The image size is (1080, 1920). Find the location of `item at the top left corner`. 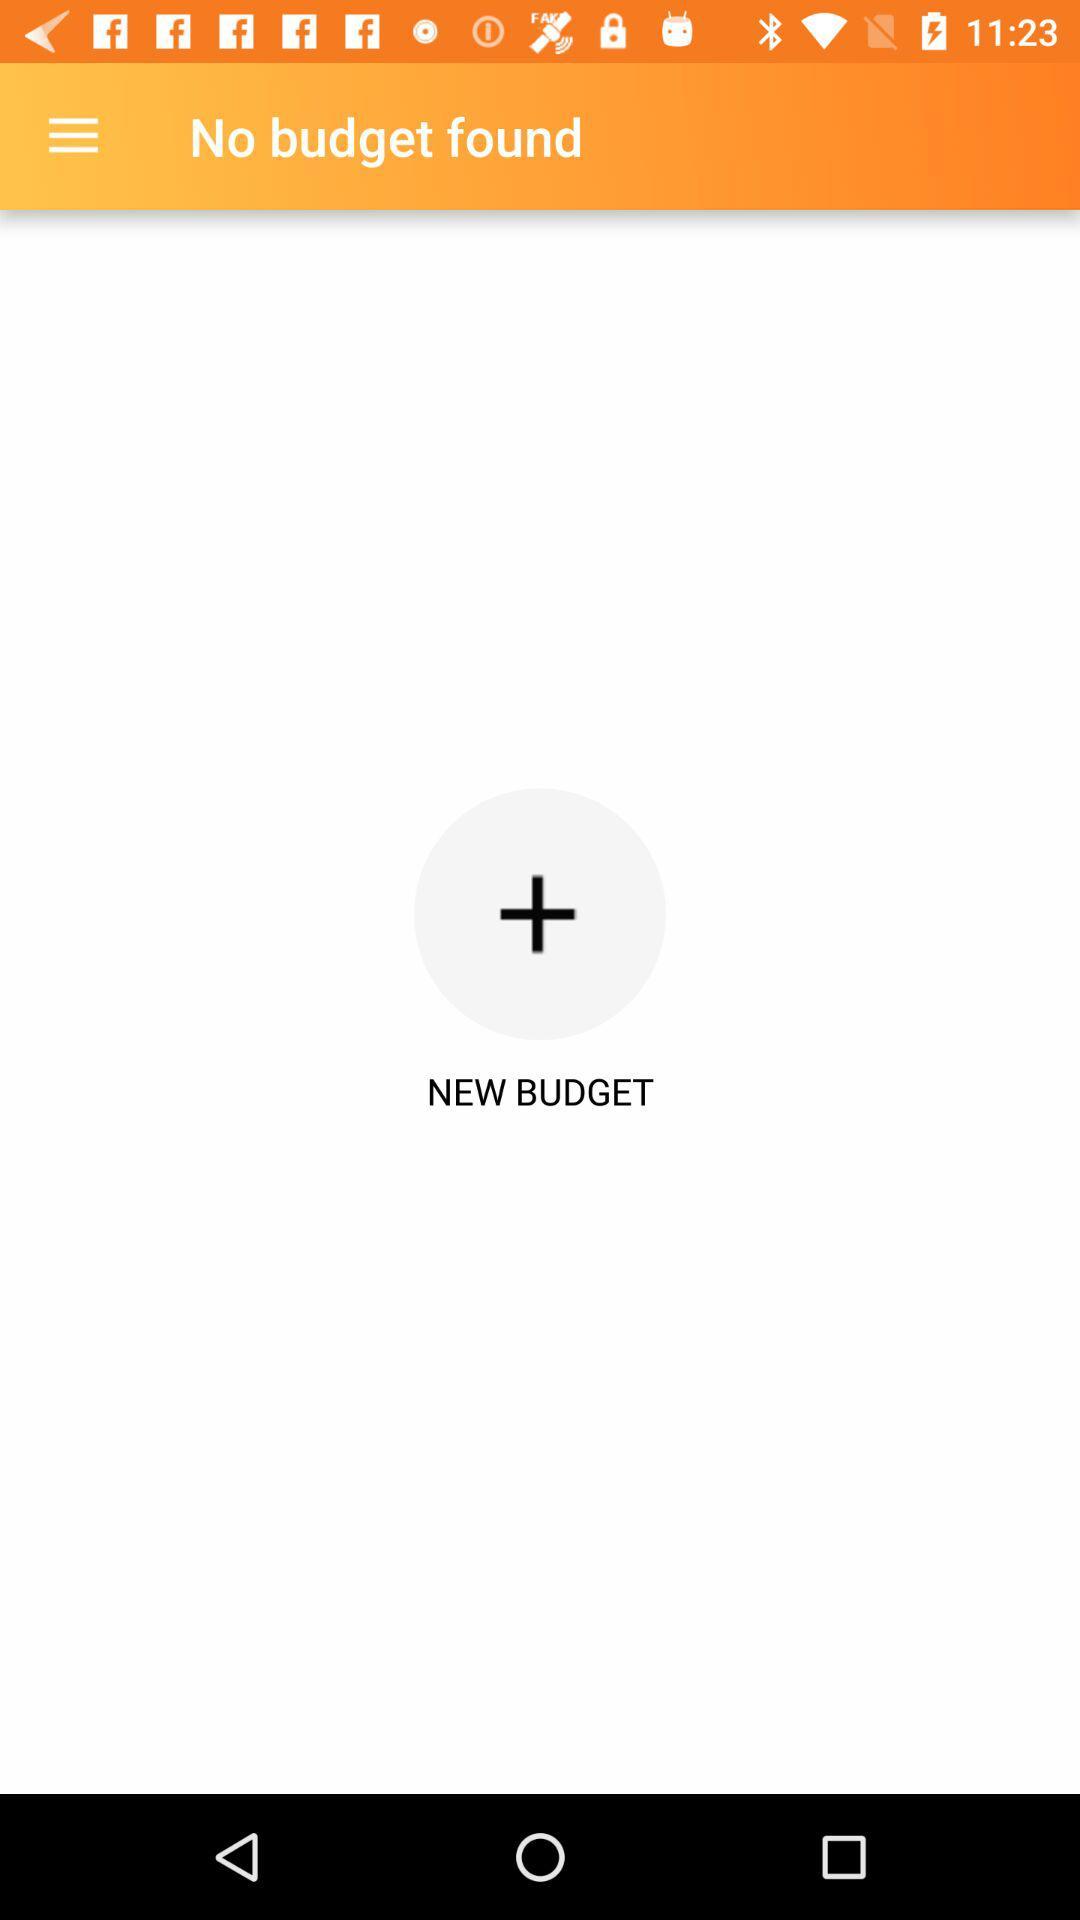

item at the top left corner is located at coordinates (72, 135).